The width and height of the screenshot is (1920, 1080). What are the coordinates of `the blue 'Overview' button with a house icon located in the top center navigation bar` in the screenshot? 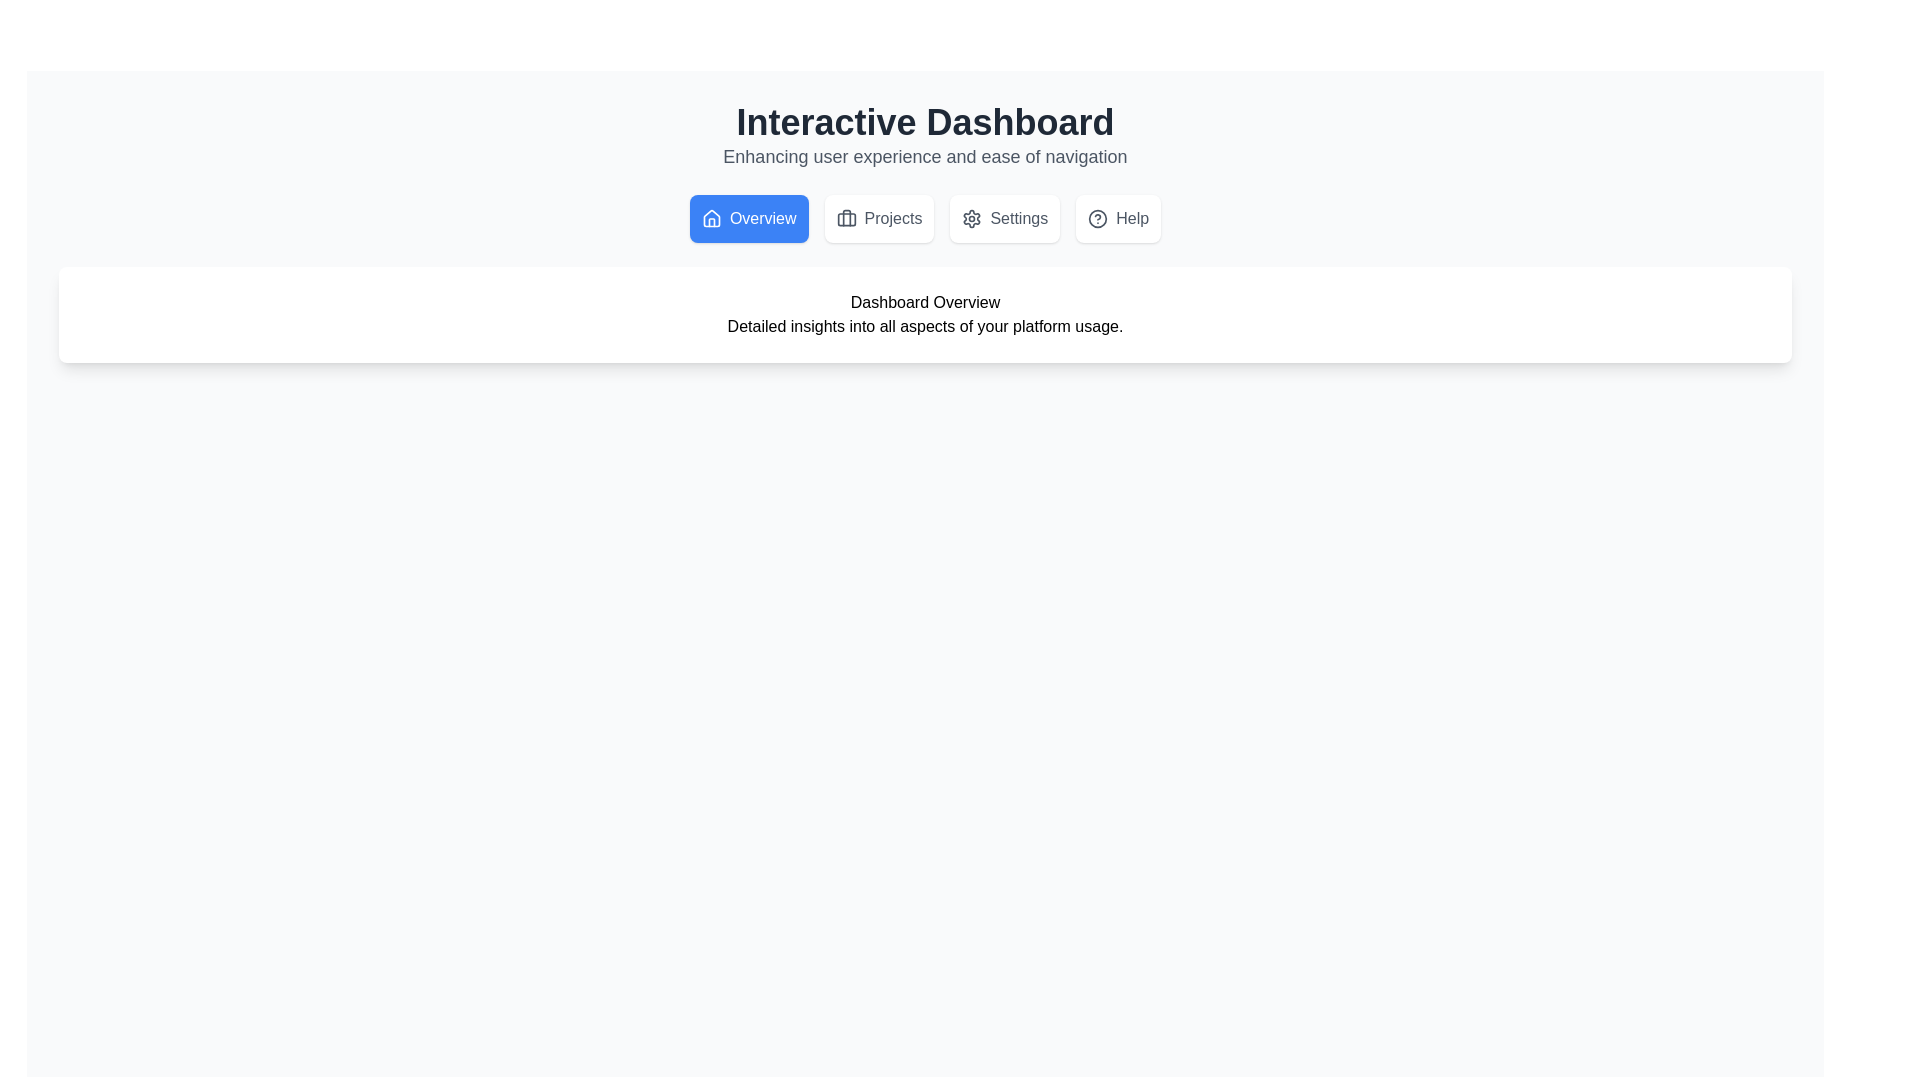 It's located at (748, 219).